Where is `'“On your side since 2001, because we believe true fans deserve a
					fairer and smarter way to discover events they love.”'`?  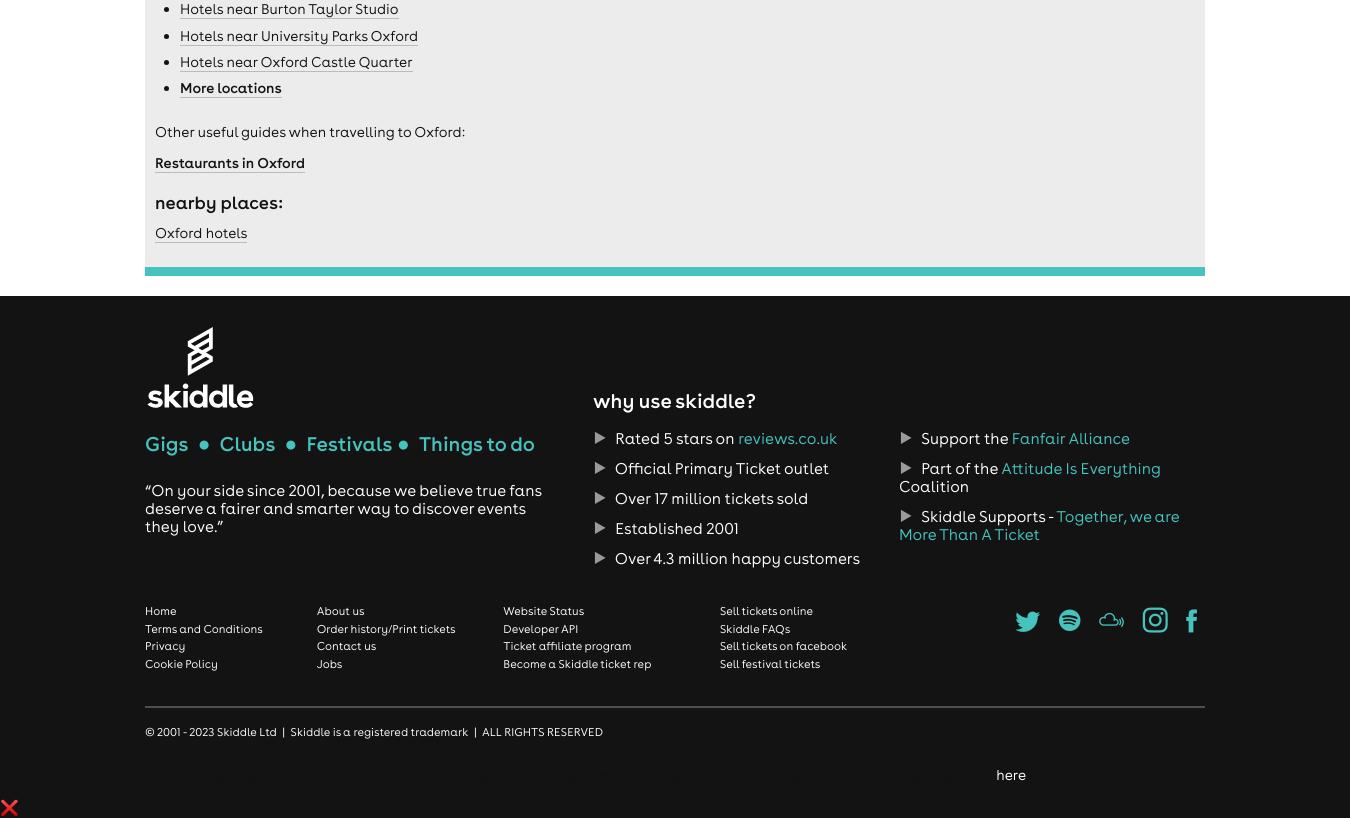
'“On your side since 2001, because we believe true fans deserve a
					fairer and smarter way to discover events they love.”' is located at coordinates (343, 507).